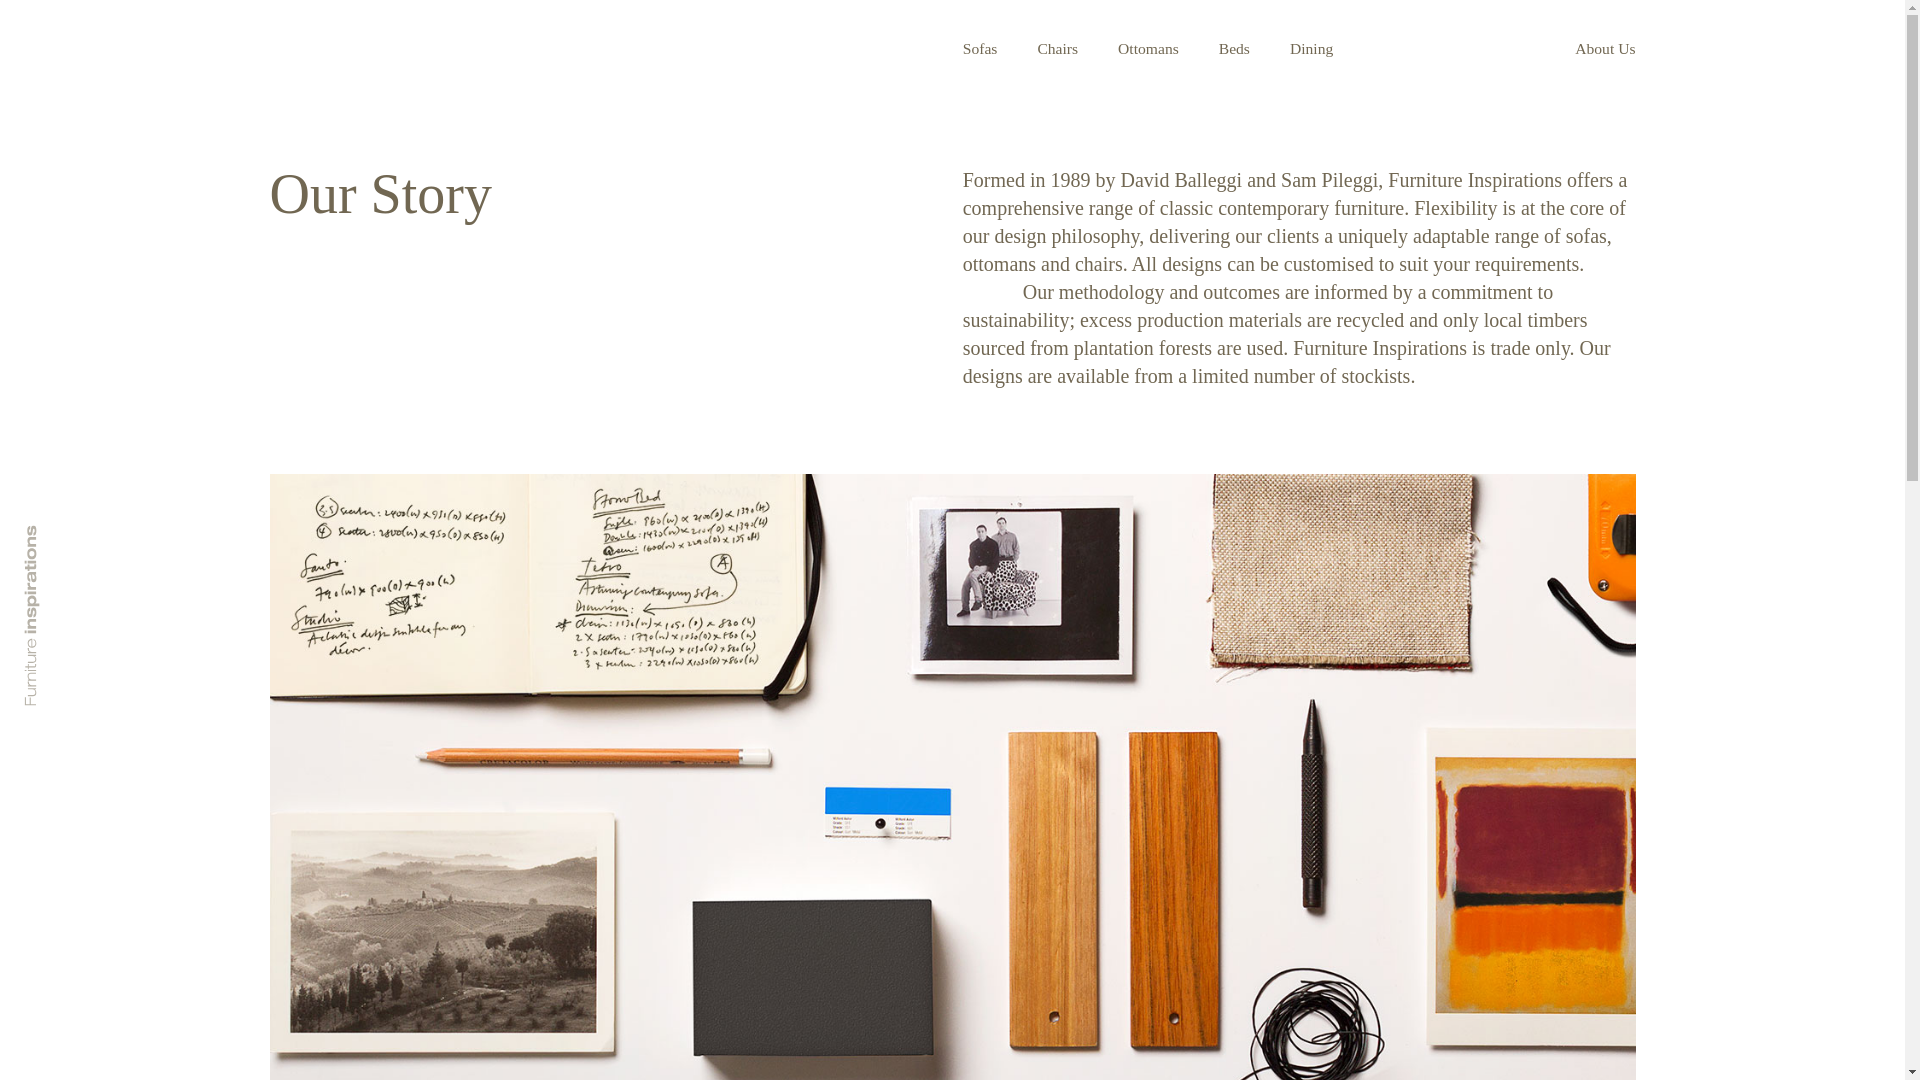 The image size is (1920, 1080). I want to click on 'About Us', so click(1604, 47).